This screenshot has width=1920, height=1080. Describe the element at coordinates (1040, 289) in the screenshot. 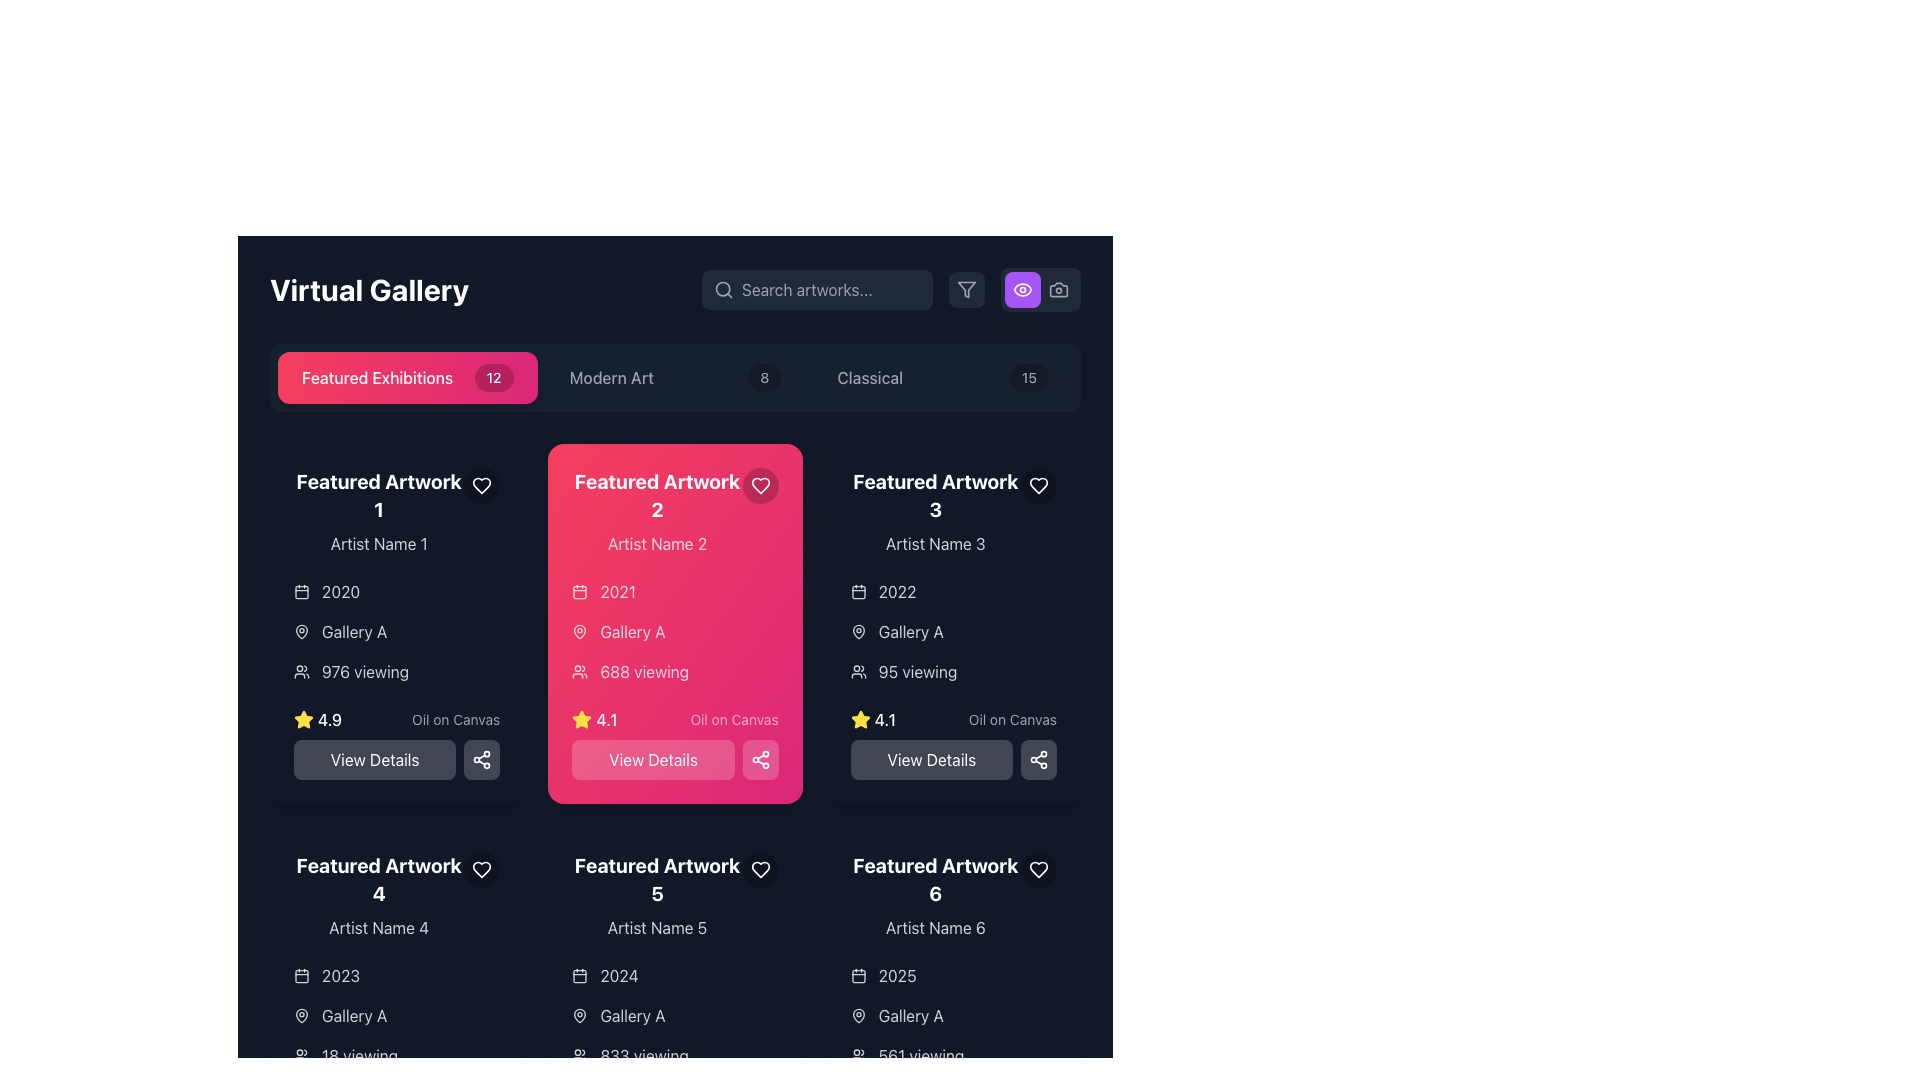

I see `the purple rectangular button with rounded corners and a white eye icon, located in the top-right section of the interface` at that location.